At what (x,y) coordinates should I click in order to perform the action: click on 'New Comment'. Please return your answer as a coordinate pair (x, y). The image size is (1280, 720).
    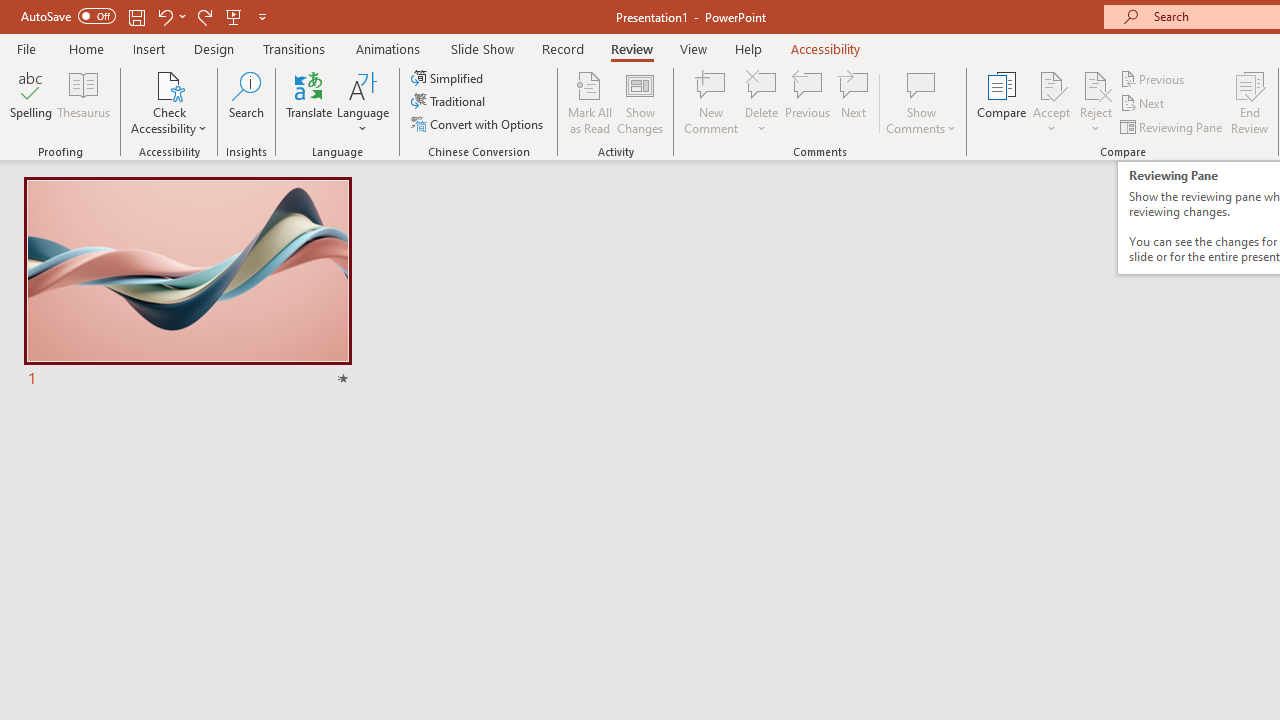
    Looking at the image, I should click on (711, 103).